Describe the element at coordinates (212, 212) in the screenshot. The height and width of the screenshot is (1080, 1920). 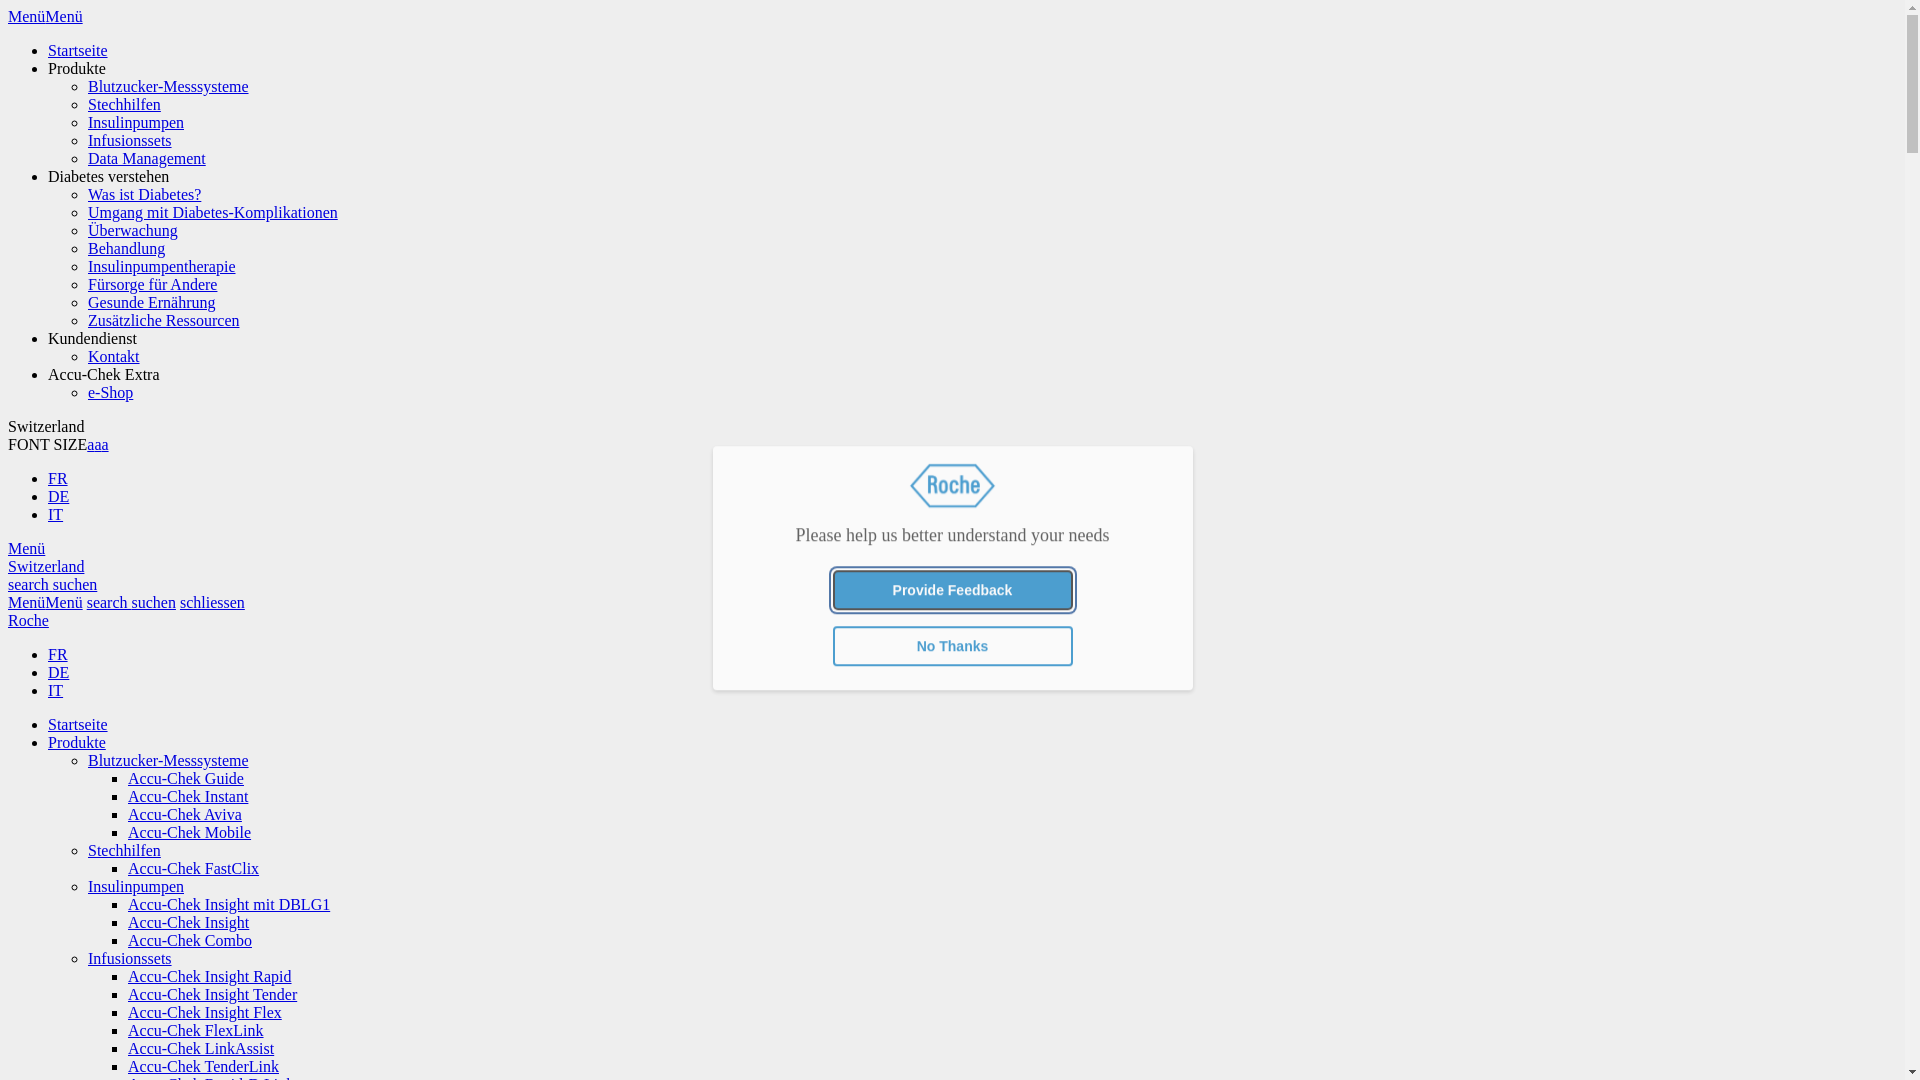
I see `'Umgang mit Diabetes-Komplikationen'` at that location.